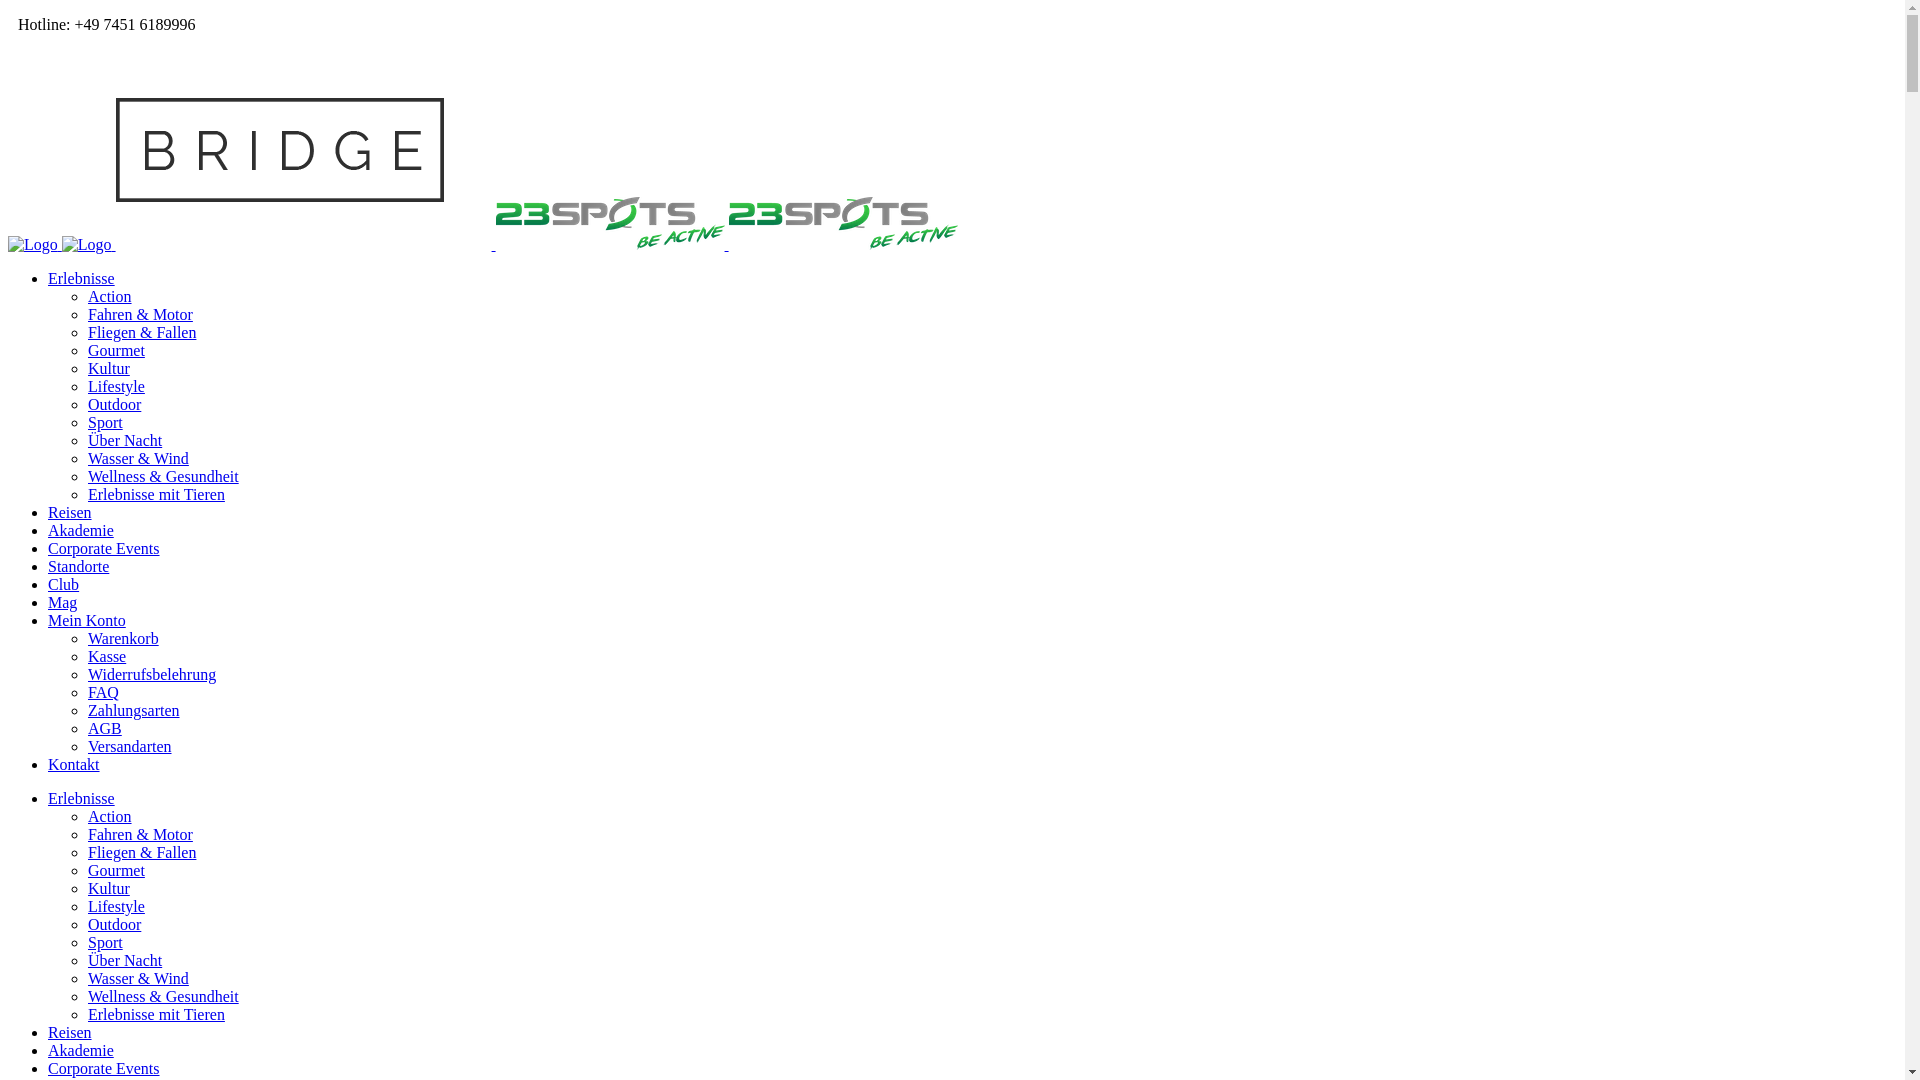  What do you see at coordinates (102, 691) in the screenshot?
I see `'FAQ'` at bounding box center [102, 691].